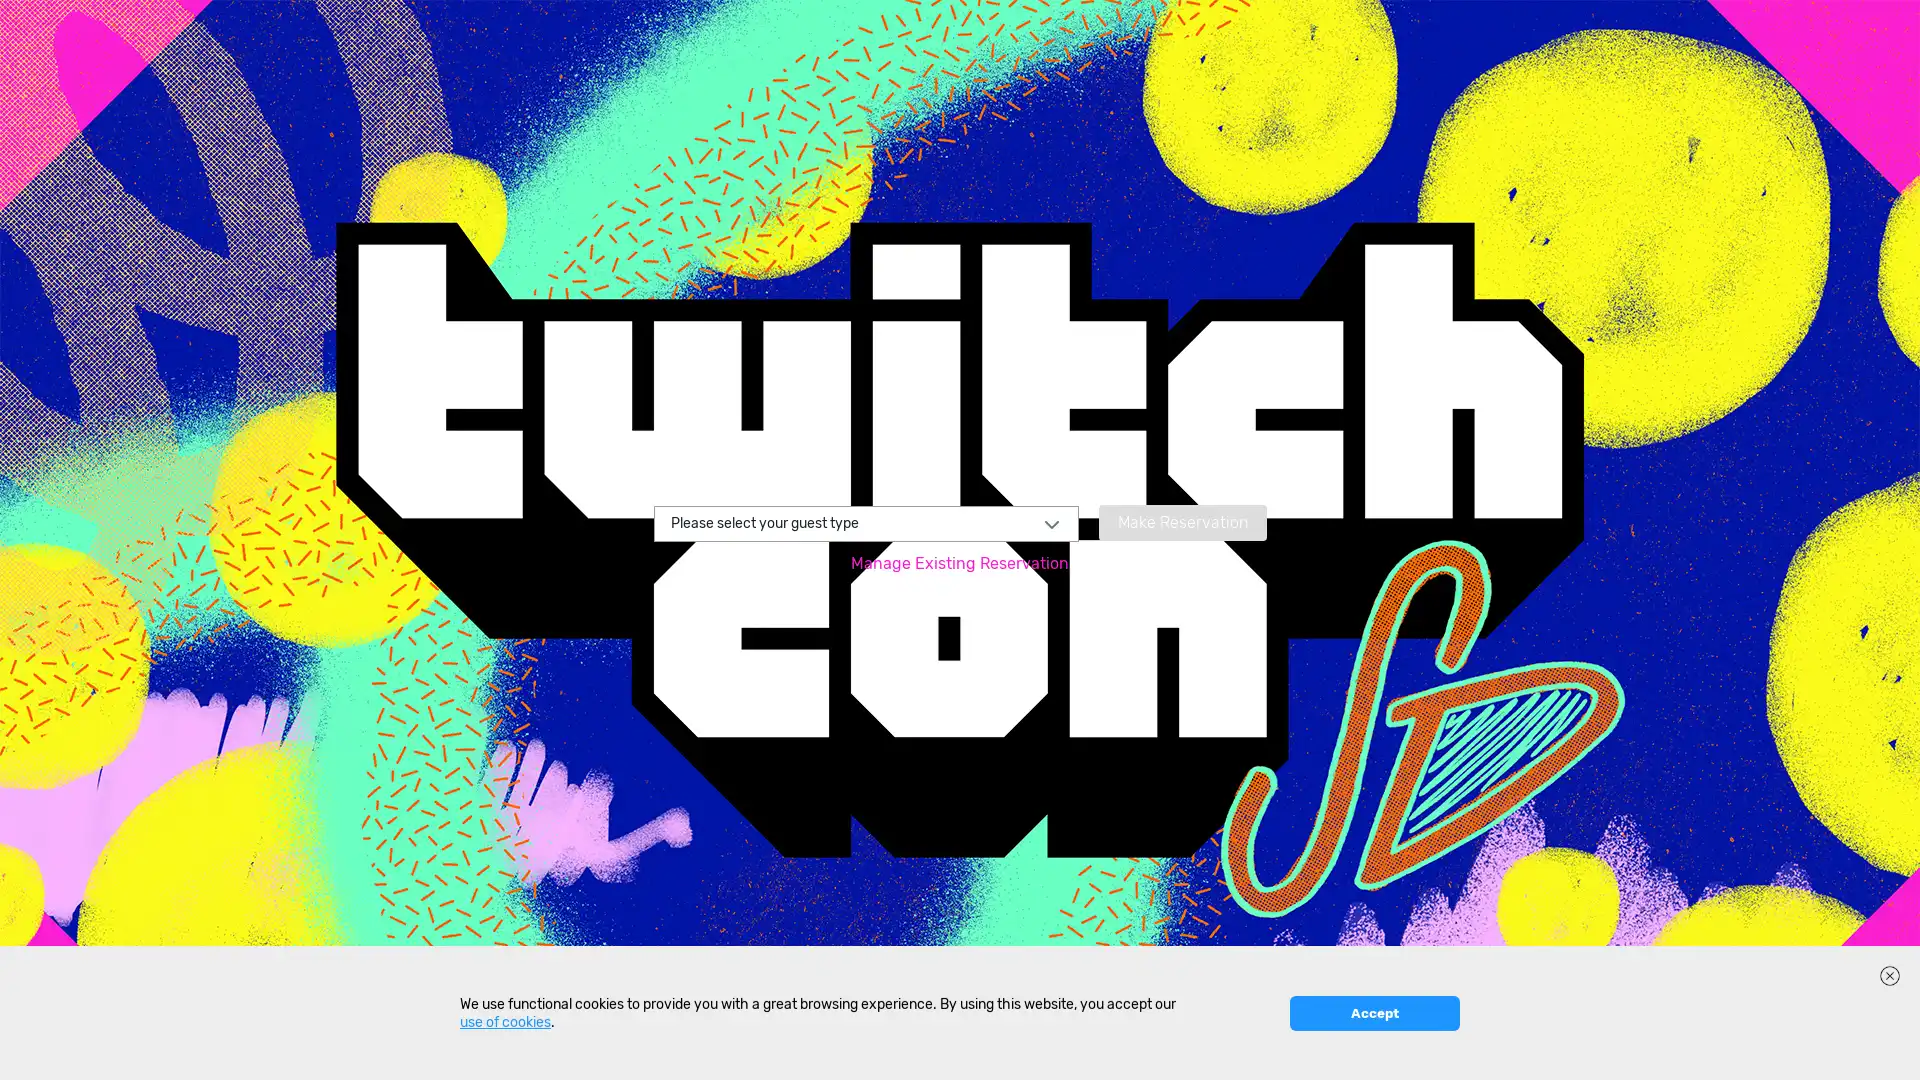 This screenshot has height=1080, width=1920. I want to click on Make Reservation, so click(1181, 520).